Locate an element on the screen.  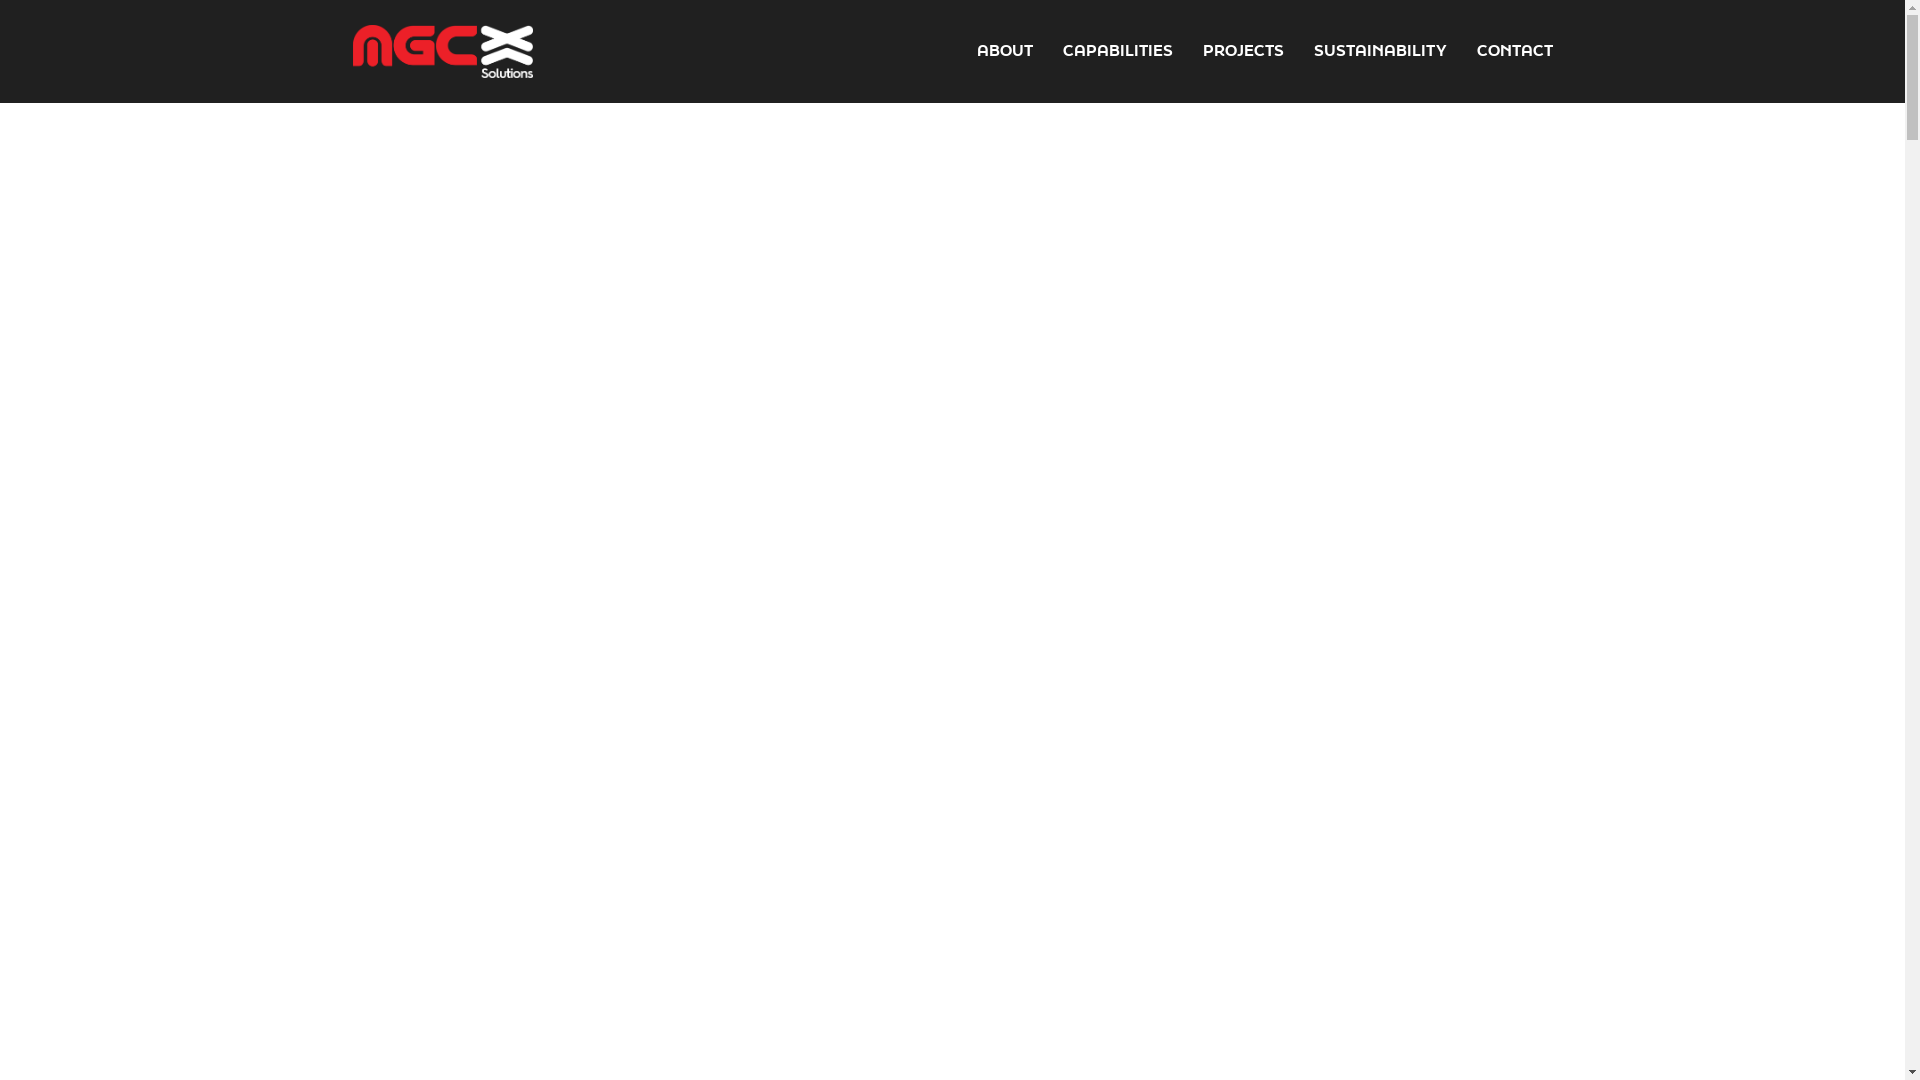
'PROJECTS' is located at coordinates (1241, 50).